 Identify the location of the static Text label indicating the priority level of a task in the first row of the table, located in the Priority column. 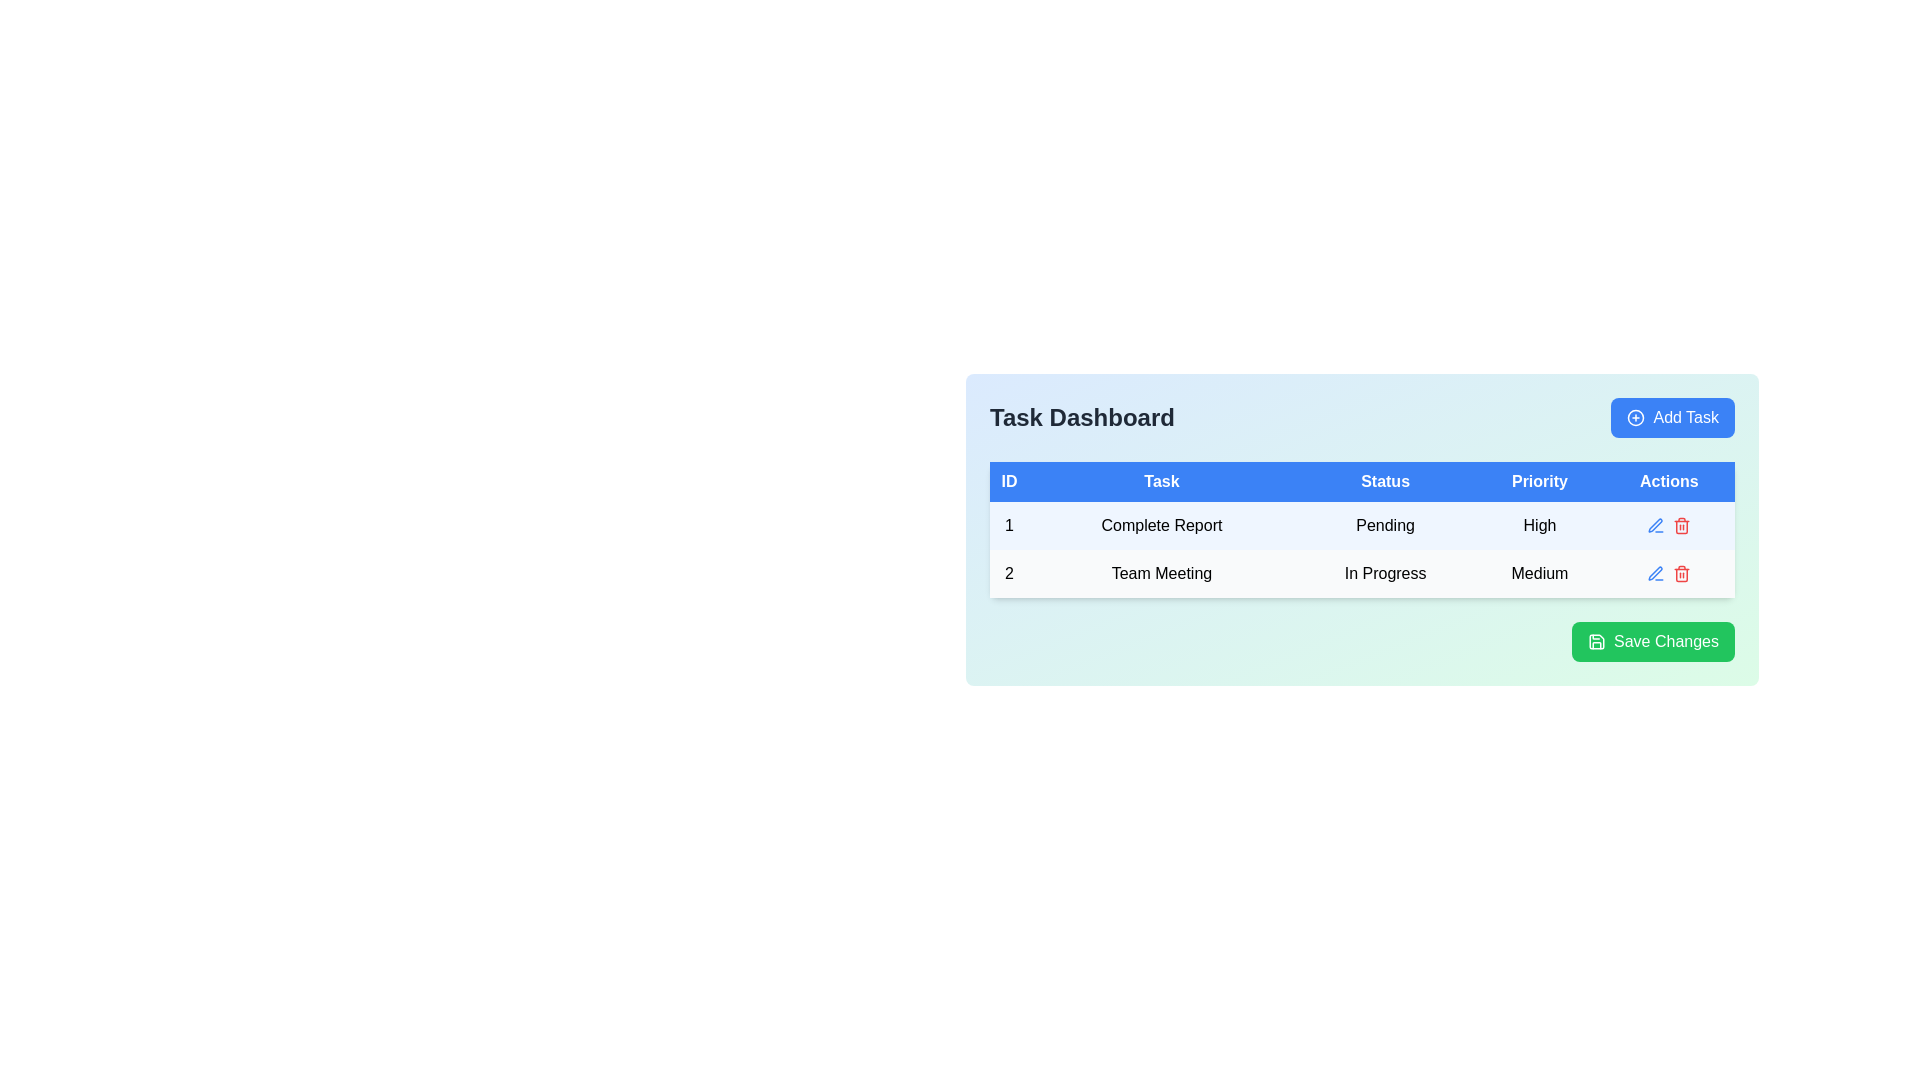
(1539, 524).